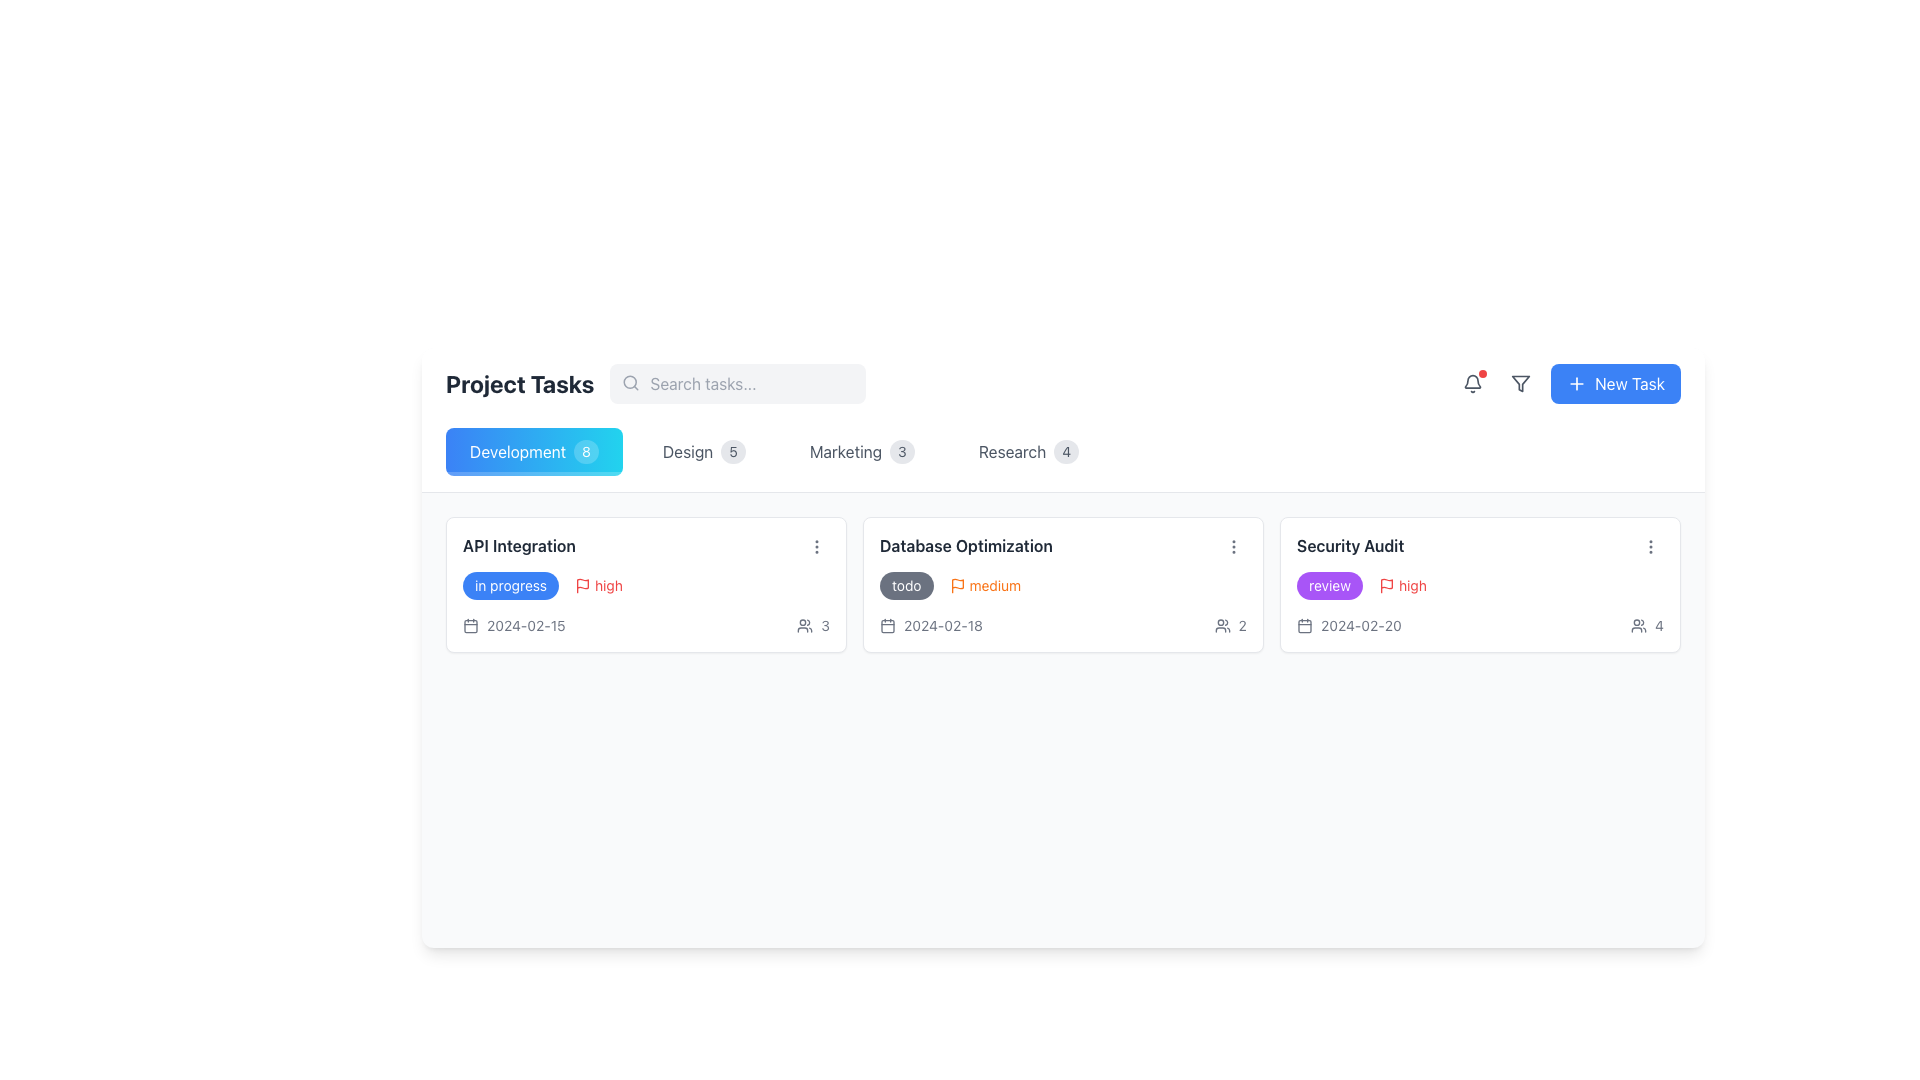 The width and height of the screenshot is (1920, 1080). What do you see at coordinates (519, 546) in the screenshot?
I see `the 'API Integration' label, which is displayed in bold dark gray text on a white background, located at the top left of the task card` at bounding box center [519, 546].